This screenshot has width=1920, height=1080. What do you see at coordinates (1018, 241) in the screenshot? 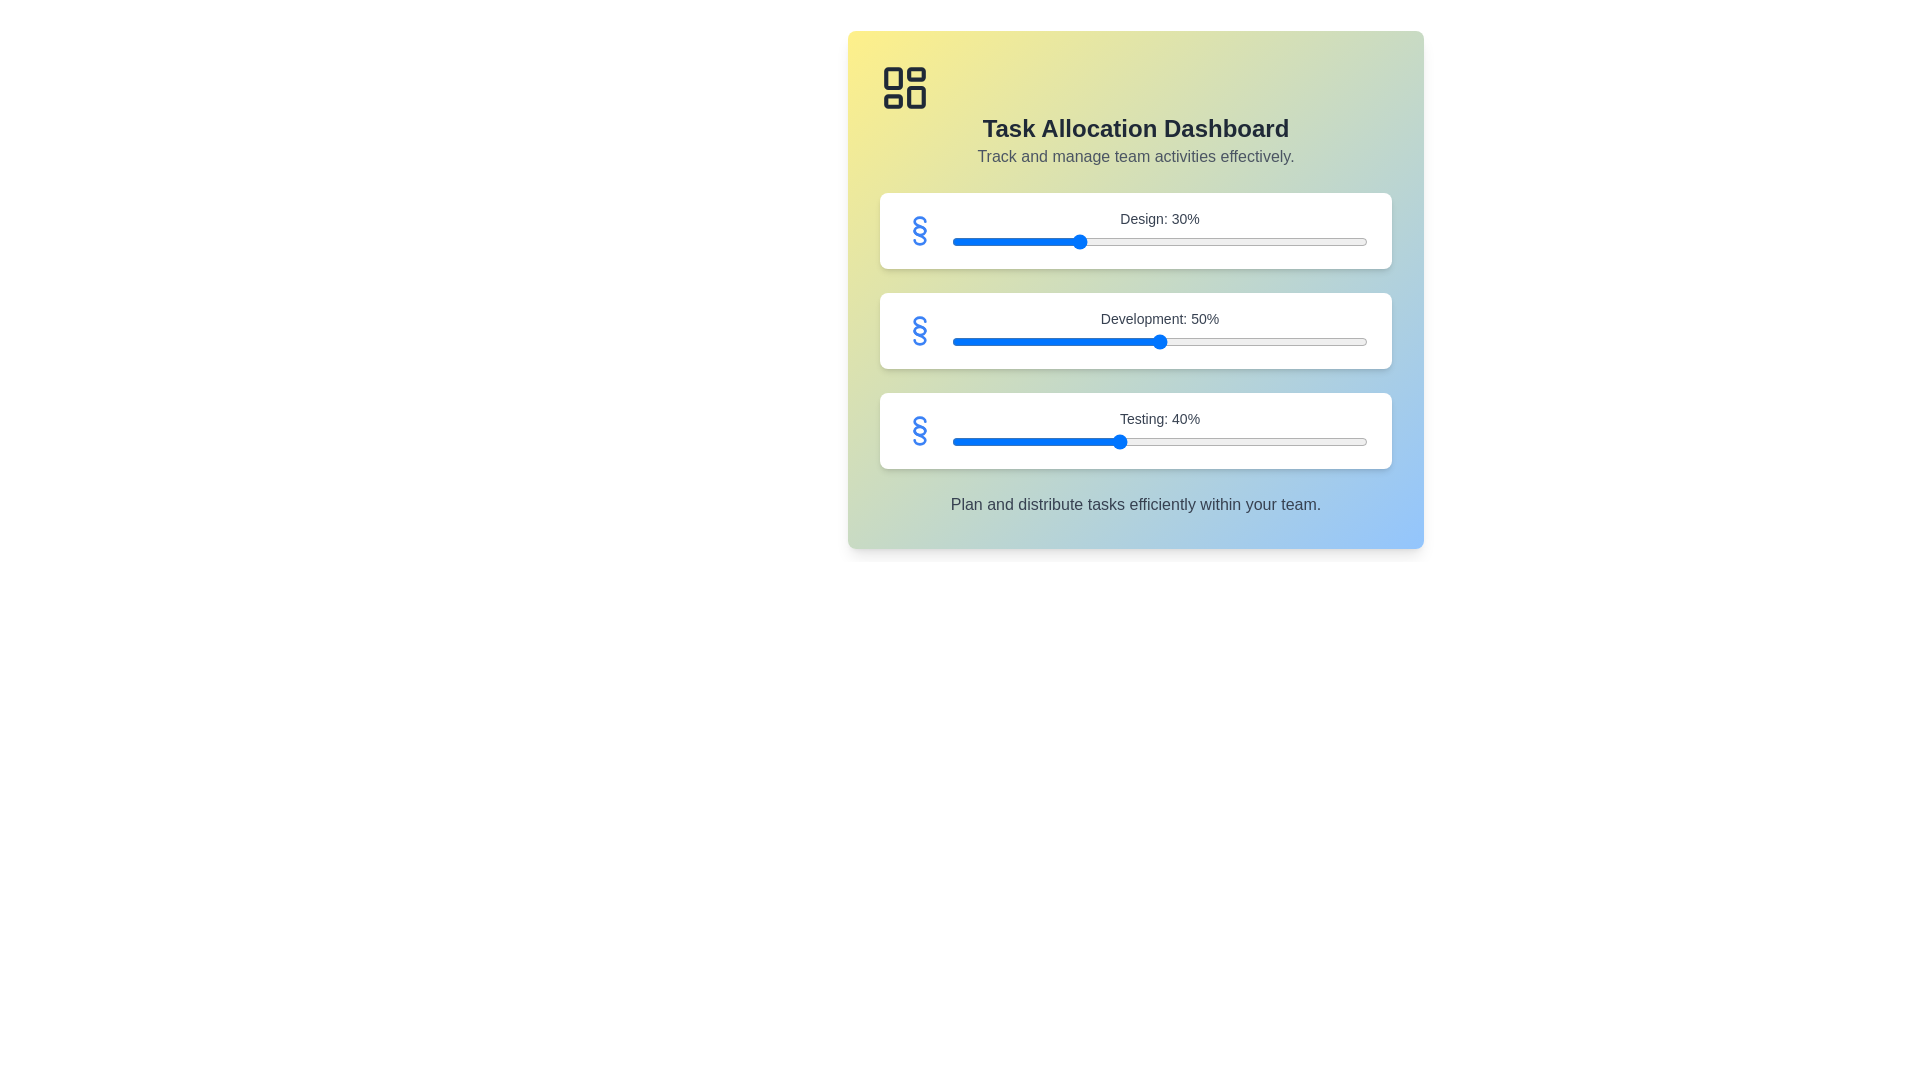
I see `the 'Design' slider to 16% by dragging the slider to the corresponding position` at bounding box center [1018, 241].